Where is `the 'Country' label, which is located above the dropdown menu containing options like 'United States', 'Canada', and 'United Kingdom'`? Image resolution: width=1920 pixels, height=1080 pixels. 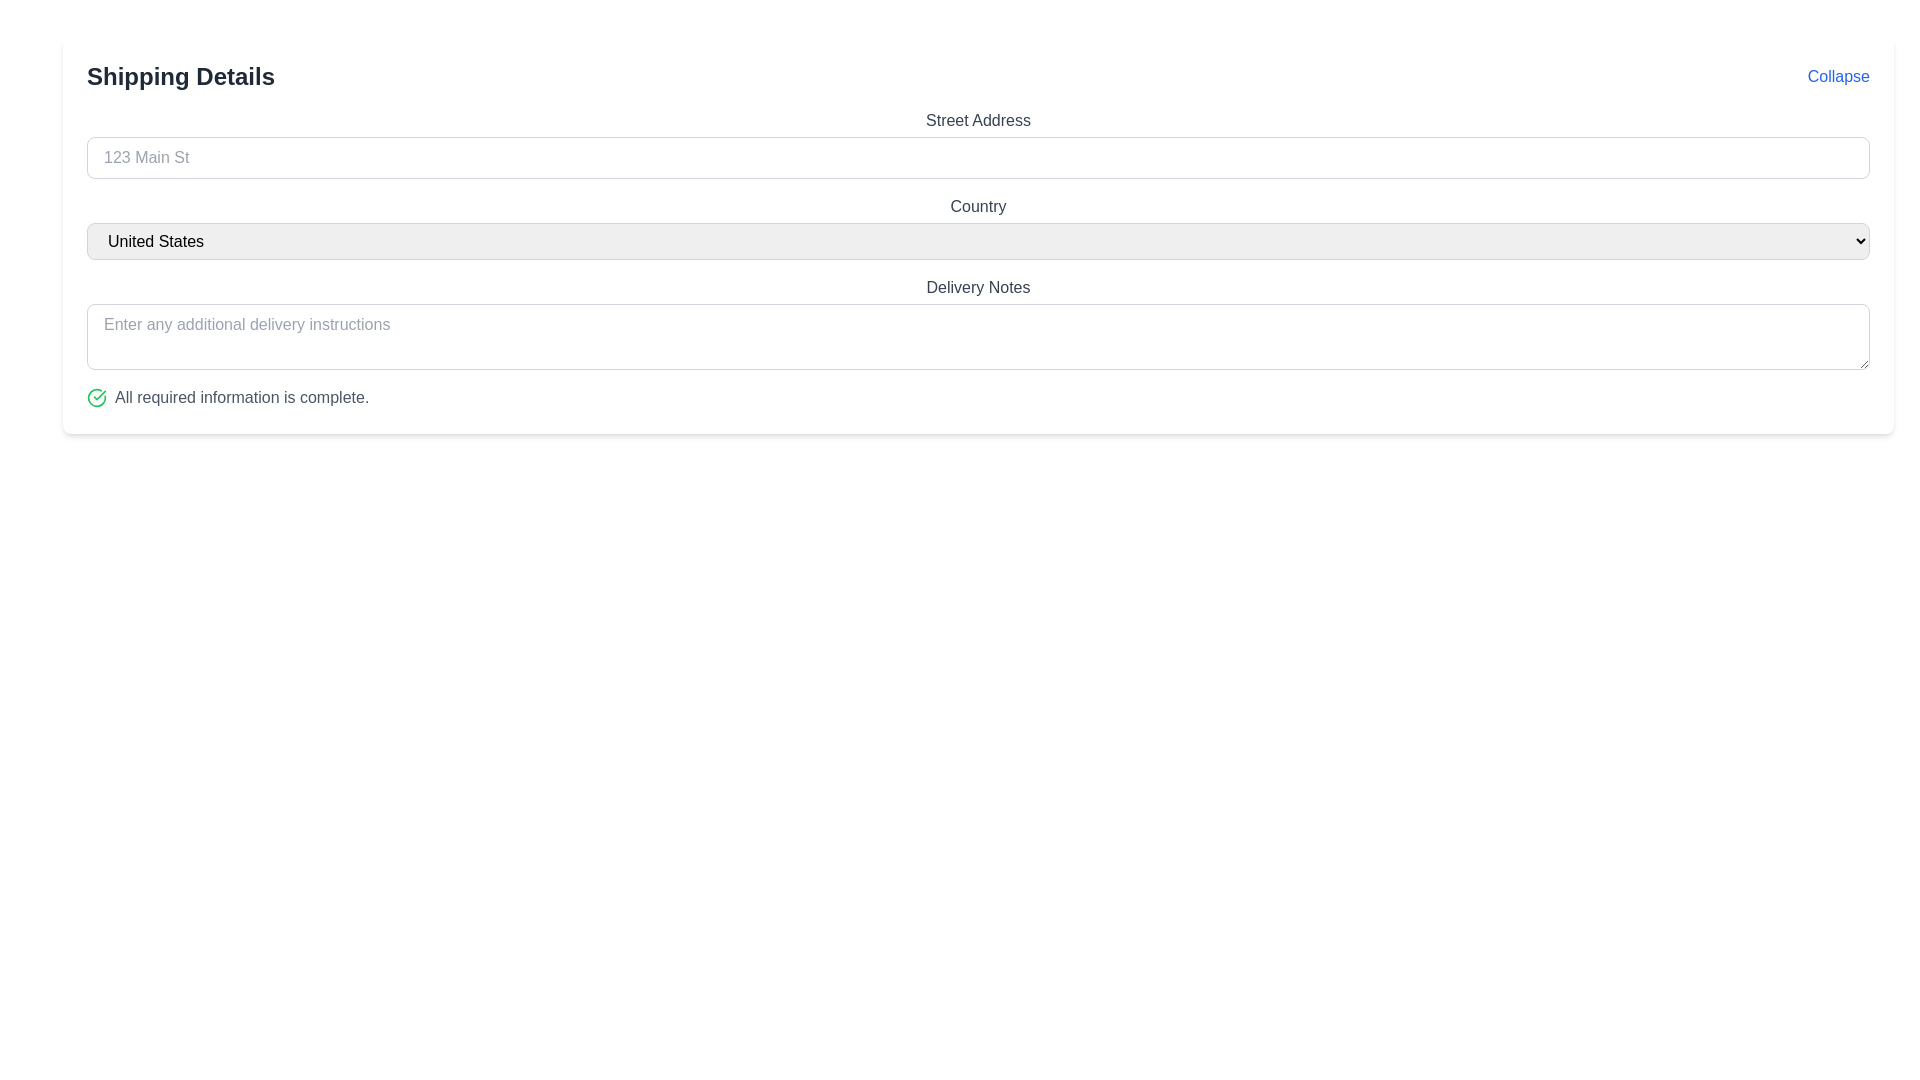
the 'Country' label, which is located above the dropdown menu containing options like 'United States', 'Canada', and 'United Kingdom' is located at coordinates (978, 207).